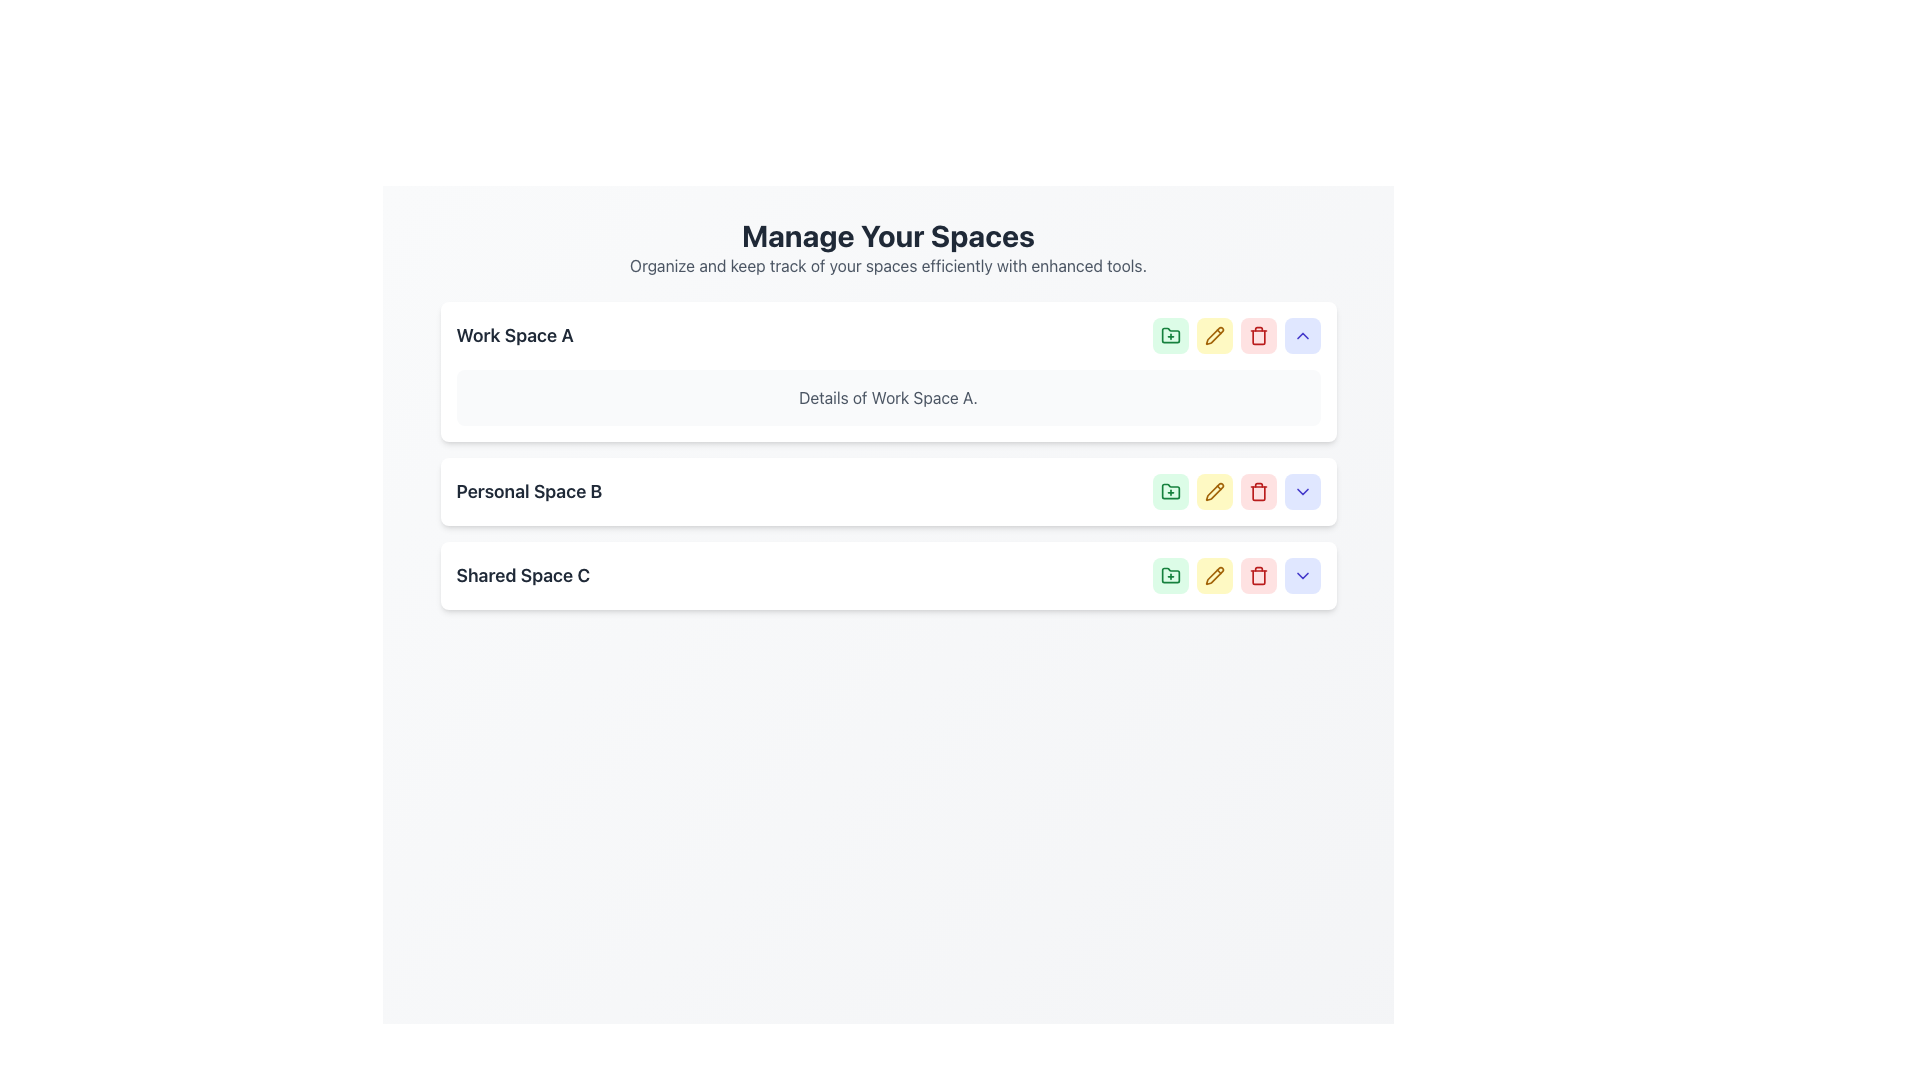  I want to click on the text label that serves as the title or identifier for the corresponding workspace section, so click(515, 334).